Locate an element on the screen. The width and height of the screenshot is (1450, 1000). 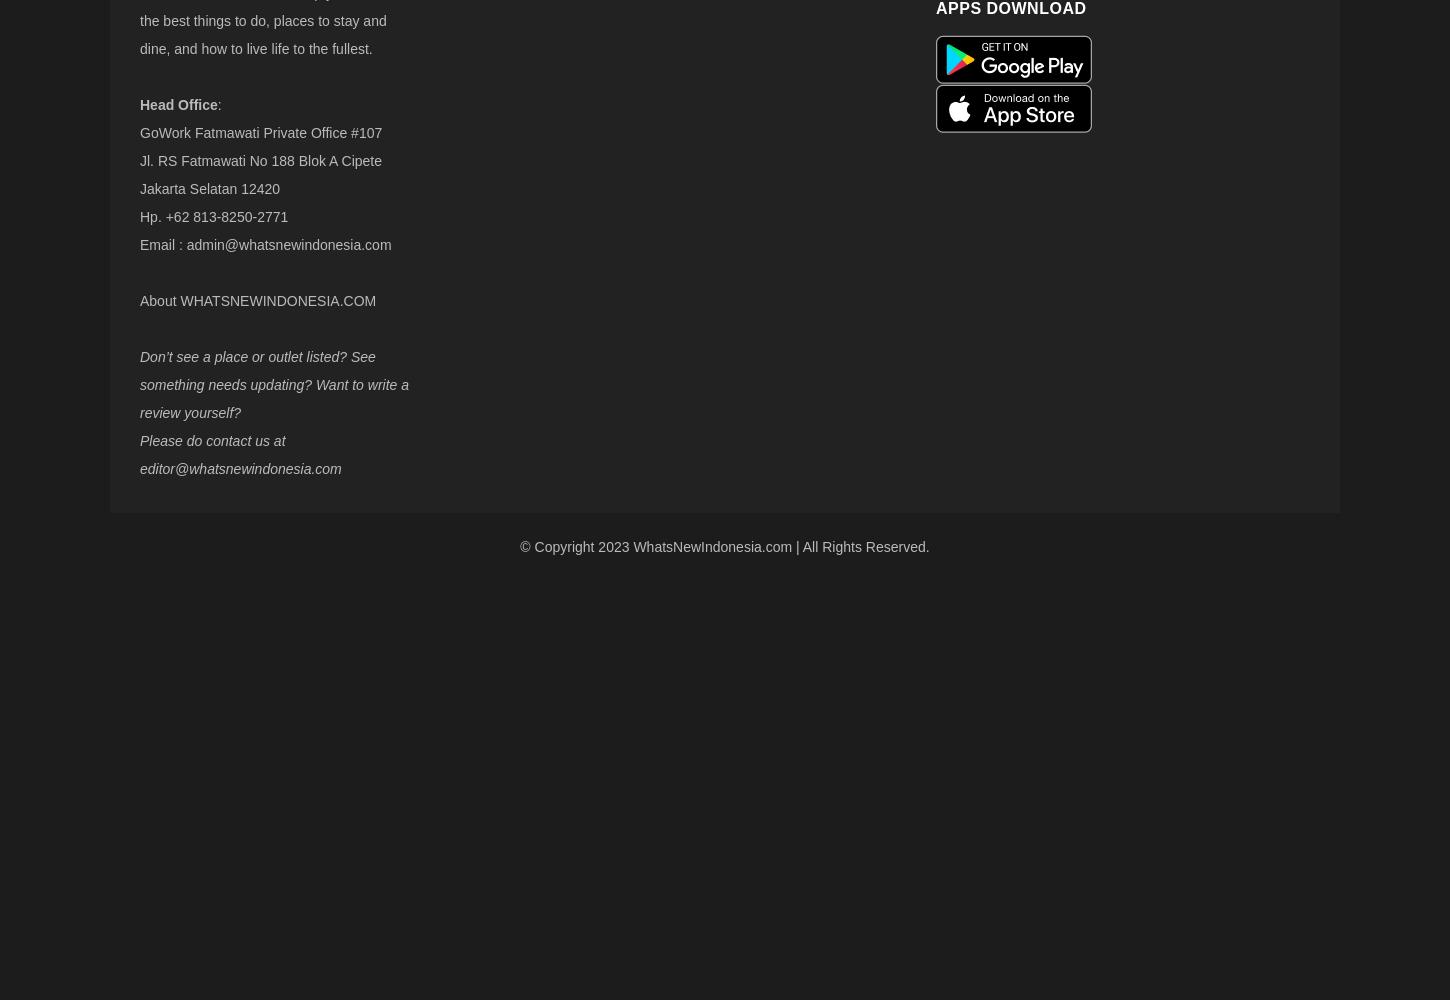
'editor@whatsnewindonesia.com' is located at coordinates (139, 468).